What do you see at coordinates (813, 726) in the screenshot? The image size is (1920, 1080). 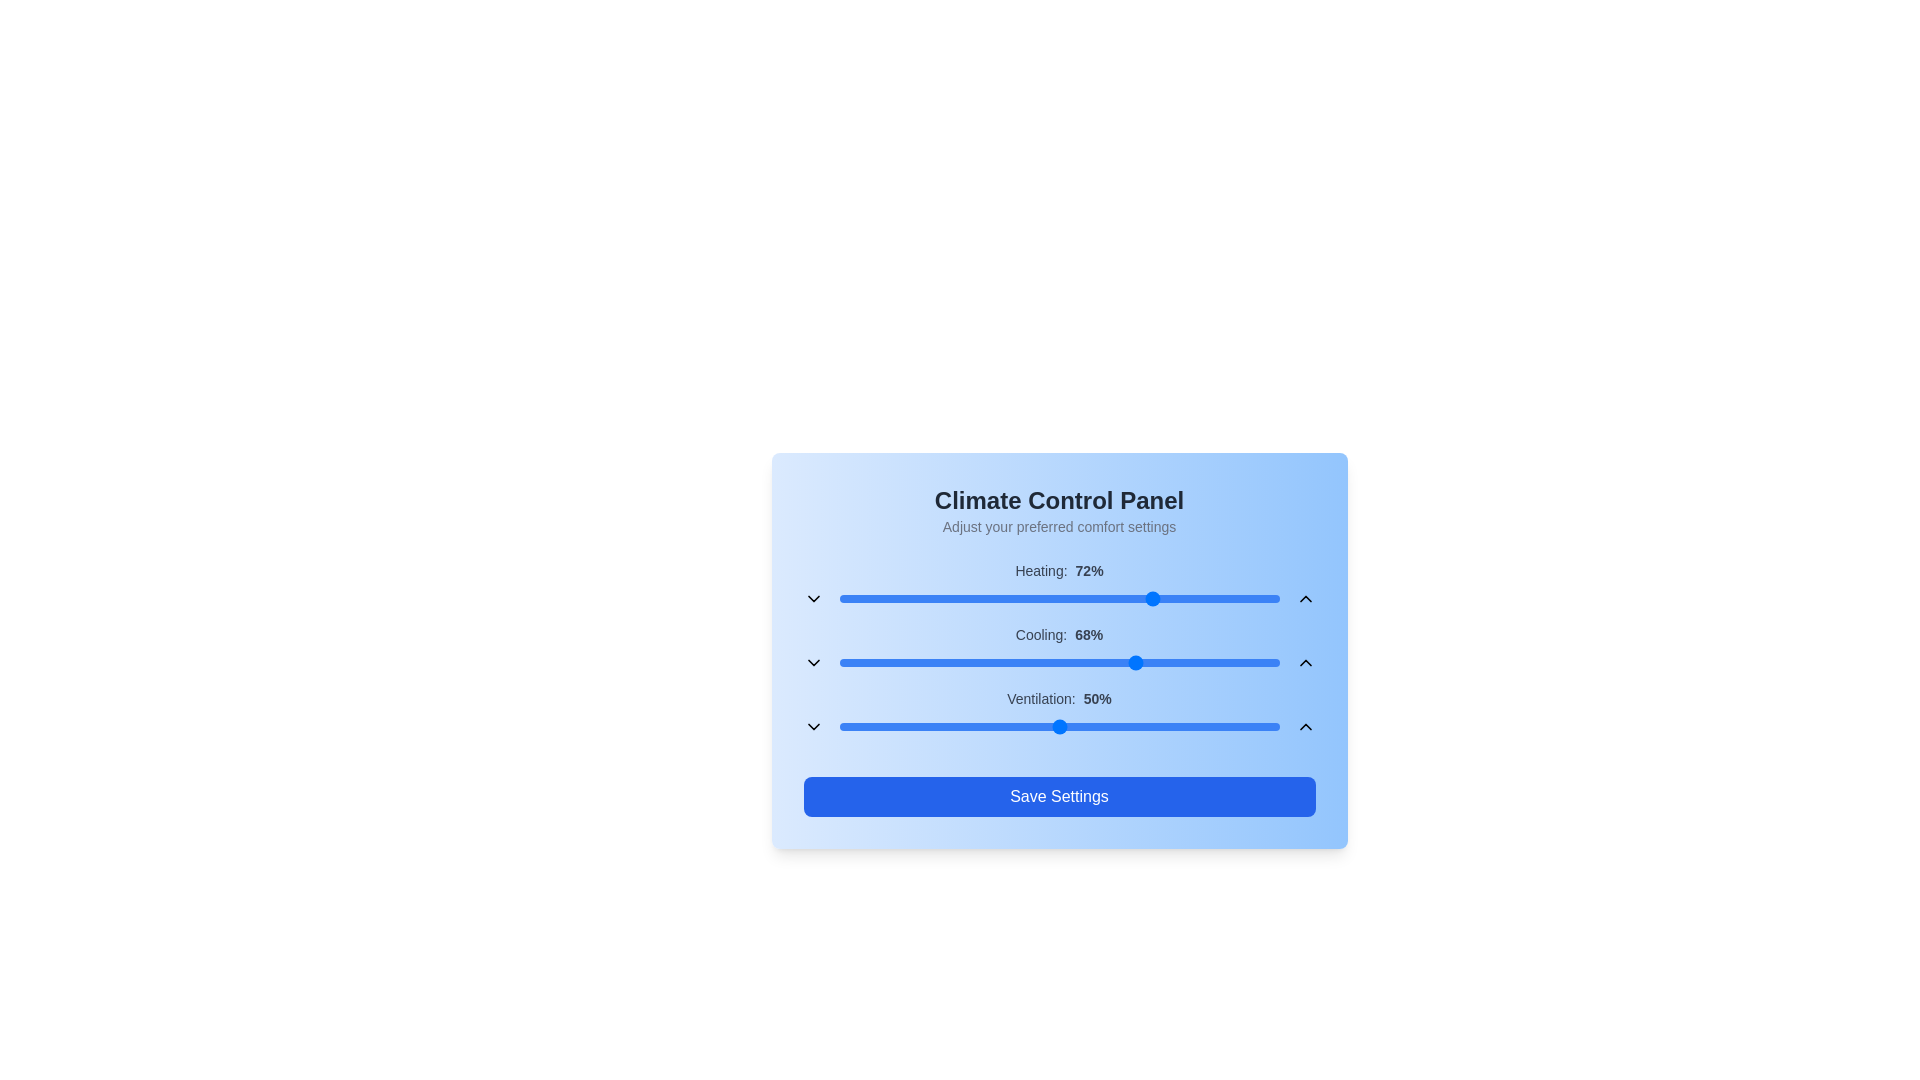 I see `the ventilation setting by clicking the down button` at bounding box center [813, 726].